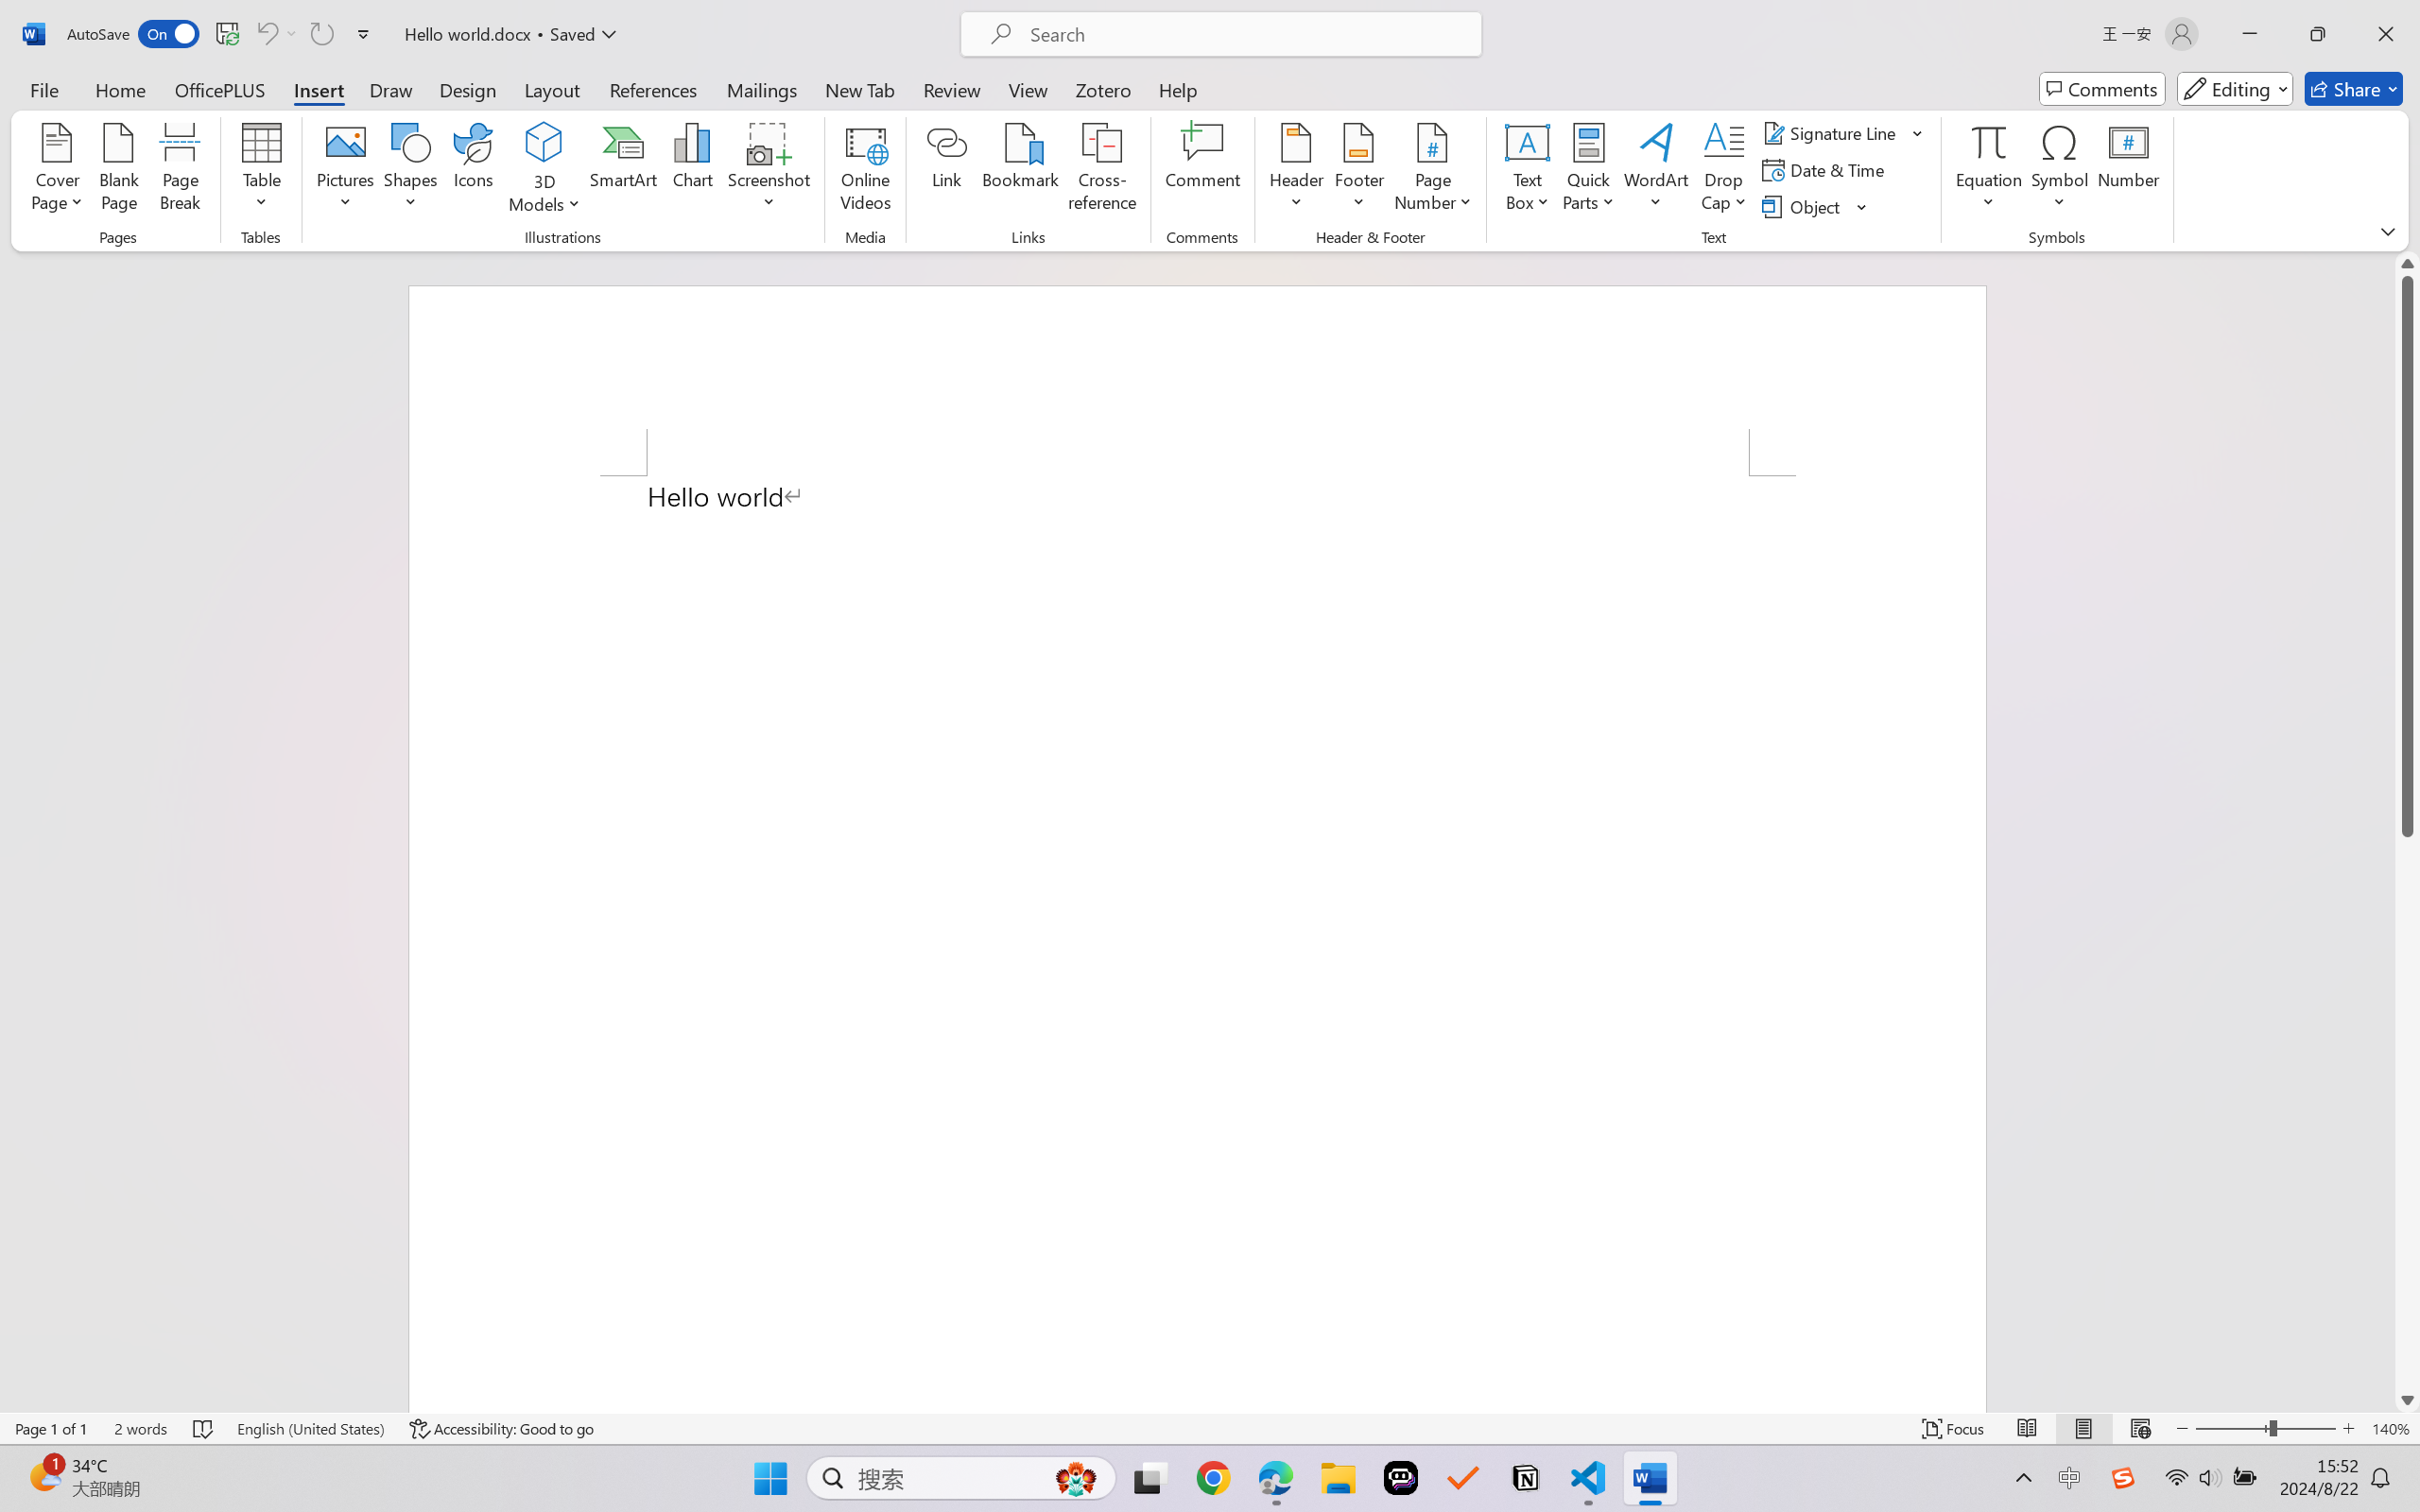  What do you see at coordinates (1825, 170) in the screenshot?
I see `'Date & Time...'` at bounding box center [1825, 170].